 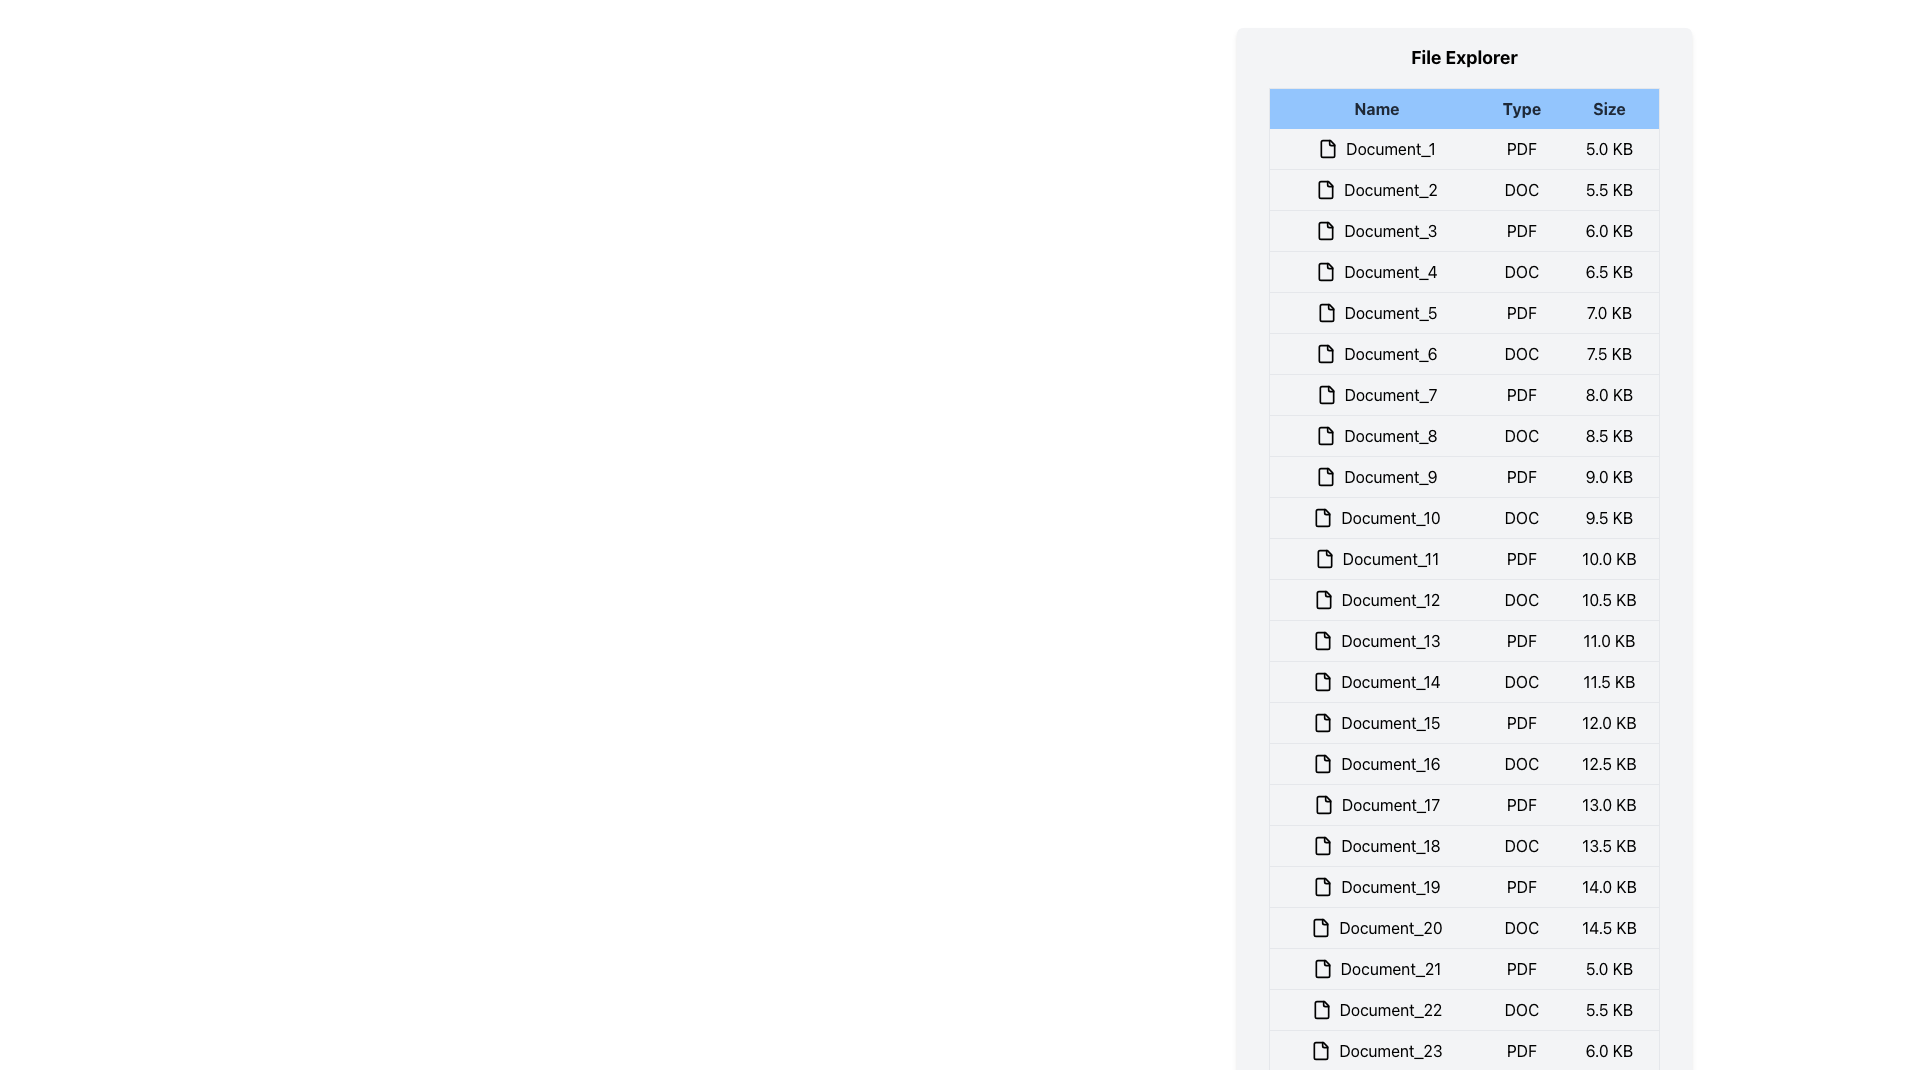 I want to click on the text label displaying '9.0 KB' located in the 'Size' column of the 'Document_9' row in a file explorer interface, so click(x=1609, y=477).